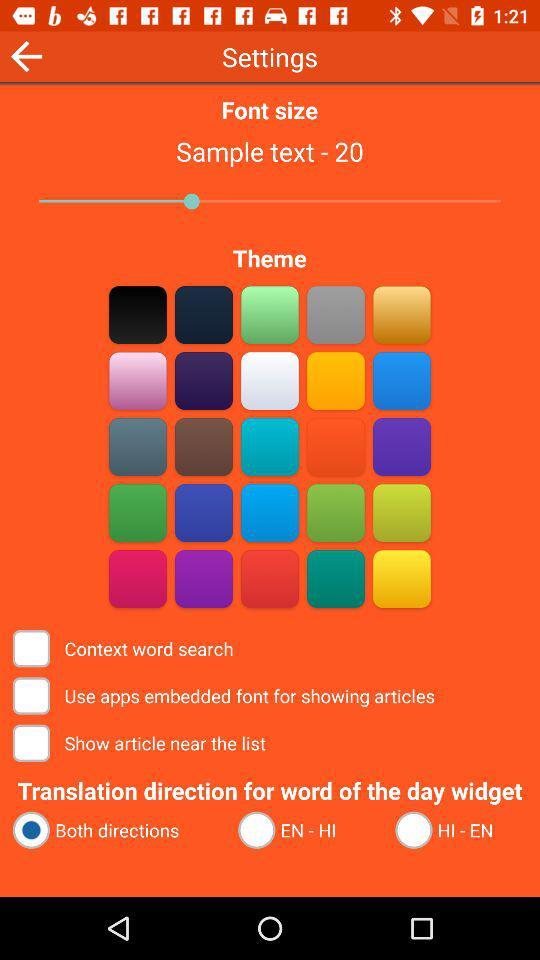 This screenshot has height=960, width=540. What do you see at coordinates (335, 578) in the screenshot?
I see `color theme` at bounding box center [335, 578].